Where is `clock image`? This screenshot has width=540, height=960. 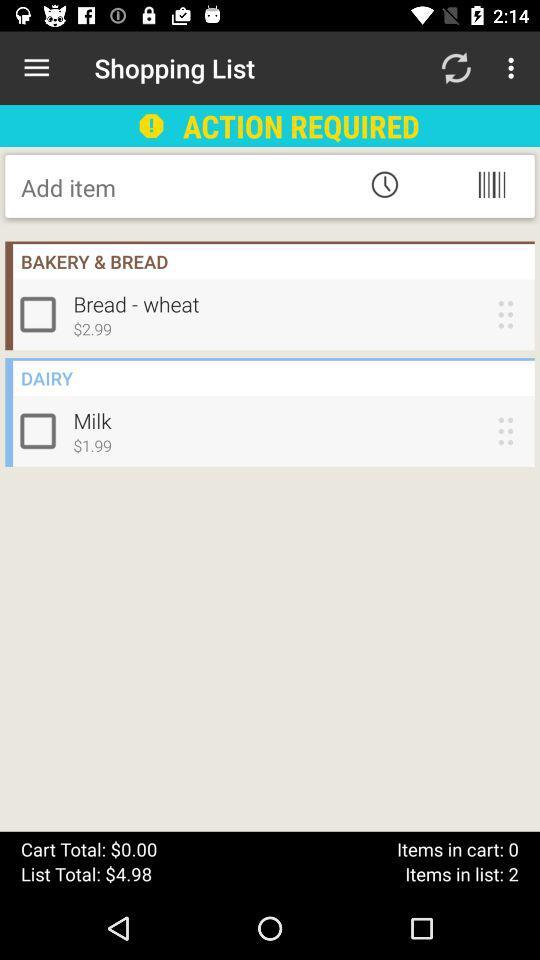
clock image is located at coordinates (384, 184).